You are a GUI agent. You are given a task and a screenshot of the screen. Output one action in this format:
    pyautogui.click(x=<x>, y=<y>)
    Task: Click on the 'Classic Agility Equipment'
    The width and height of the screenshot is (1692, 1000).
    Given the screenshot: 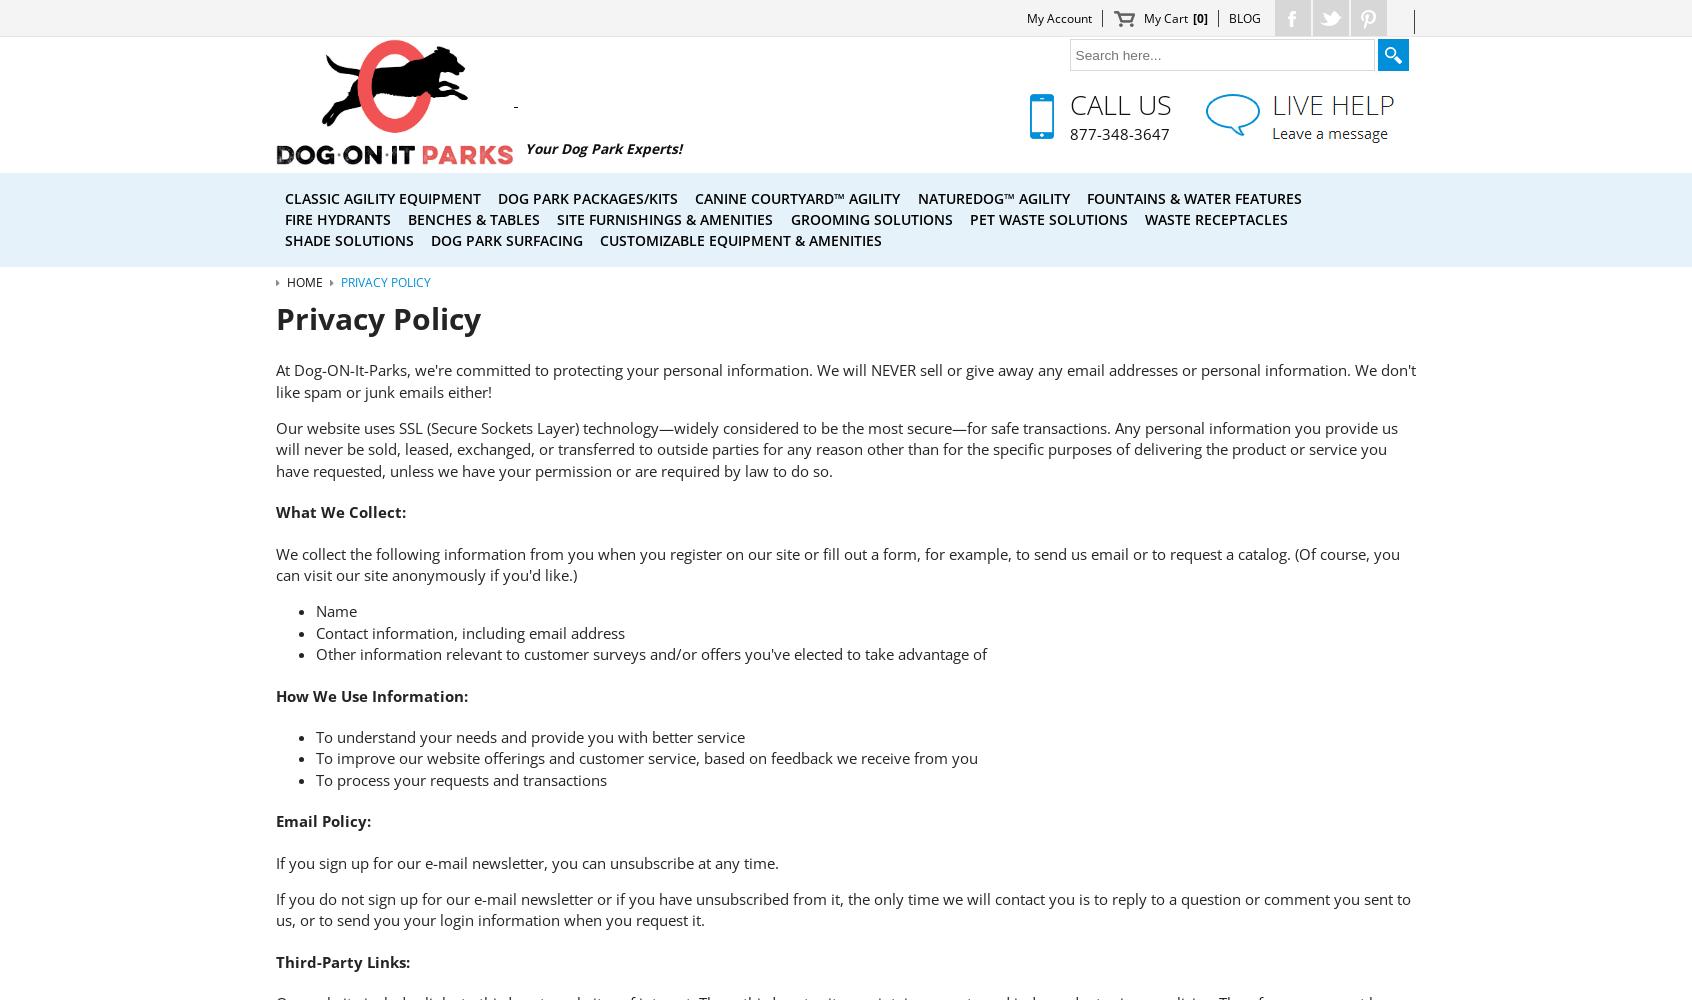 What is the action you would take?
    pyautogui.click(x=382, y=196)
    